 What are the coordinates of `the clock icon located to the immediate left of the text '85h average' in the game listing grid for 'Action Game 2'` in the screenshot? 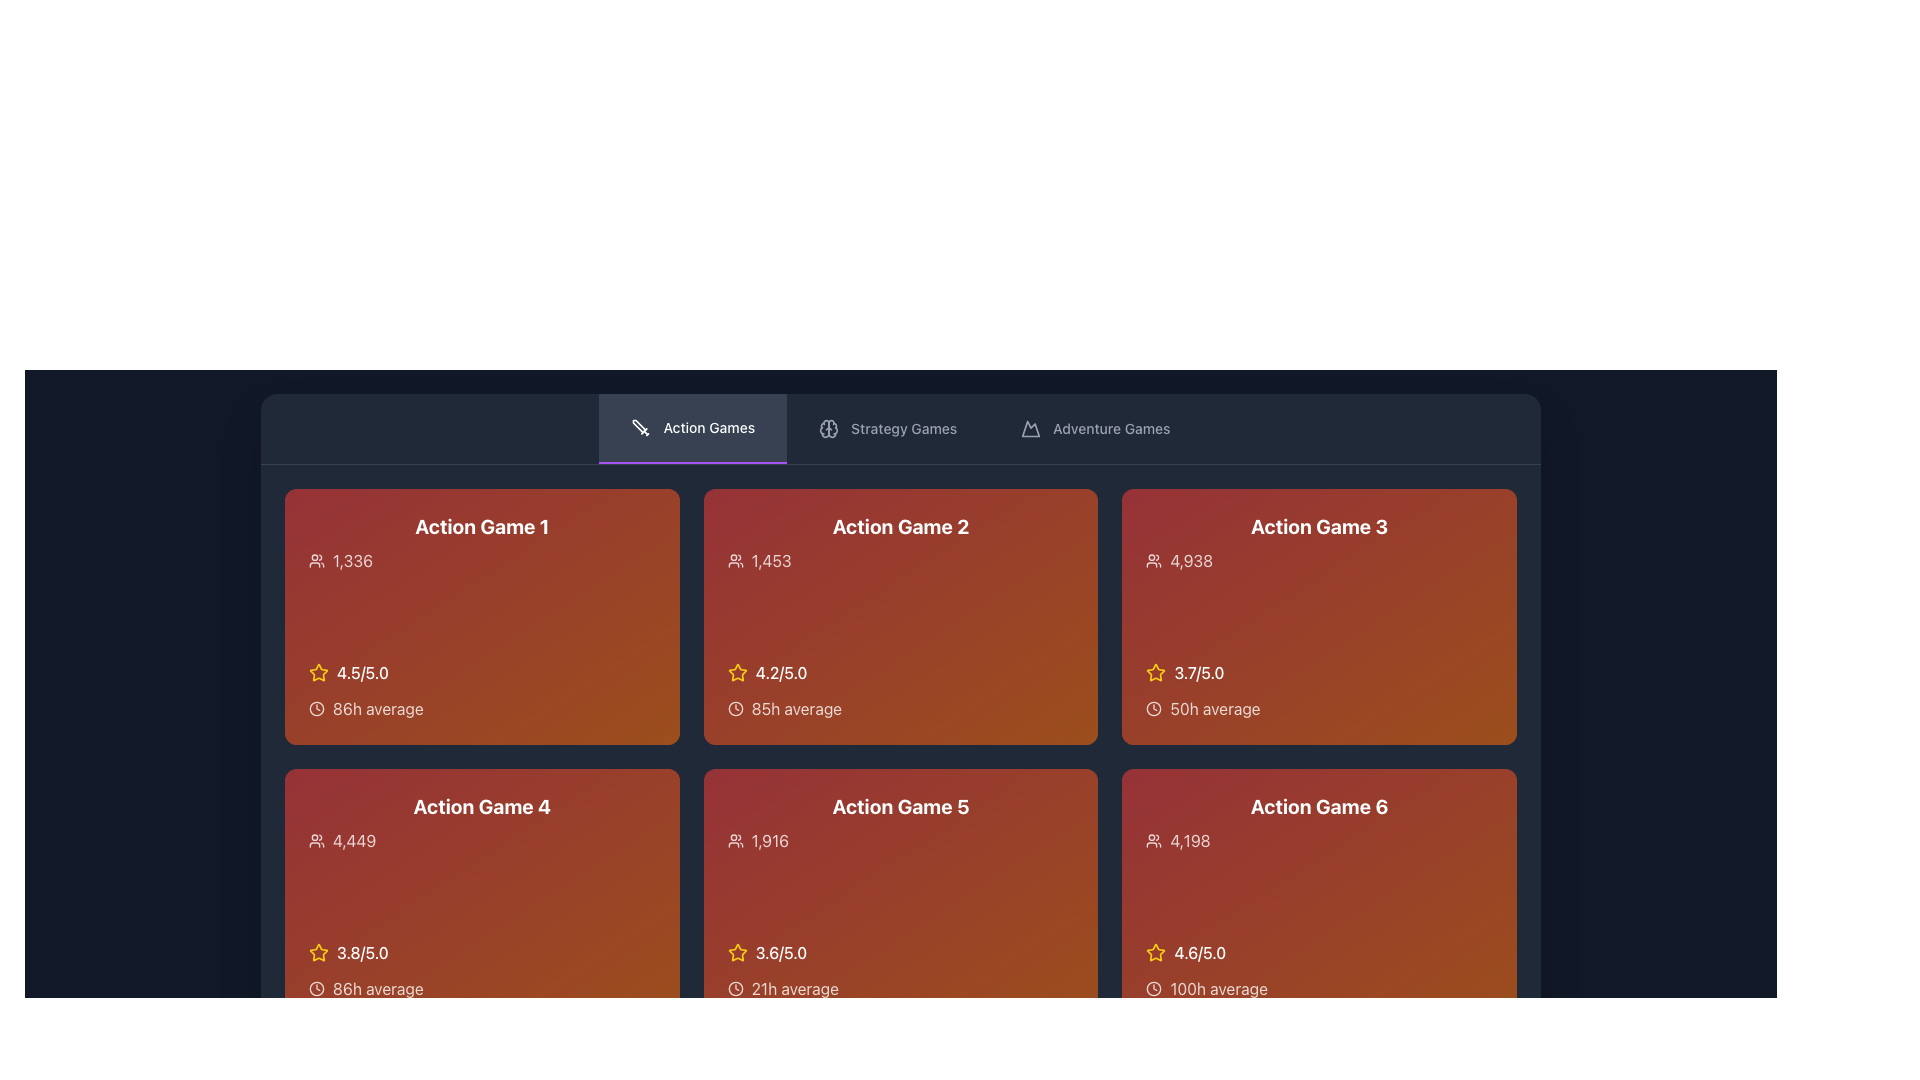 It's located at (734, 708).